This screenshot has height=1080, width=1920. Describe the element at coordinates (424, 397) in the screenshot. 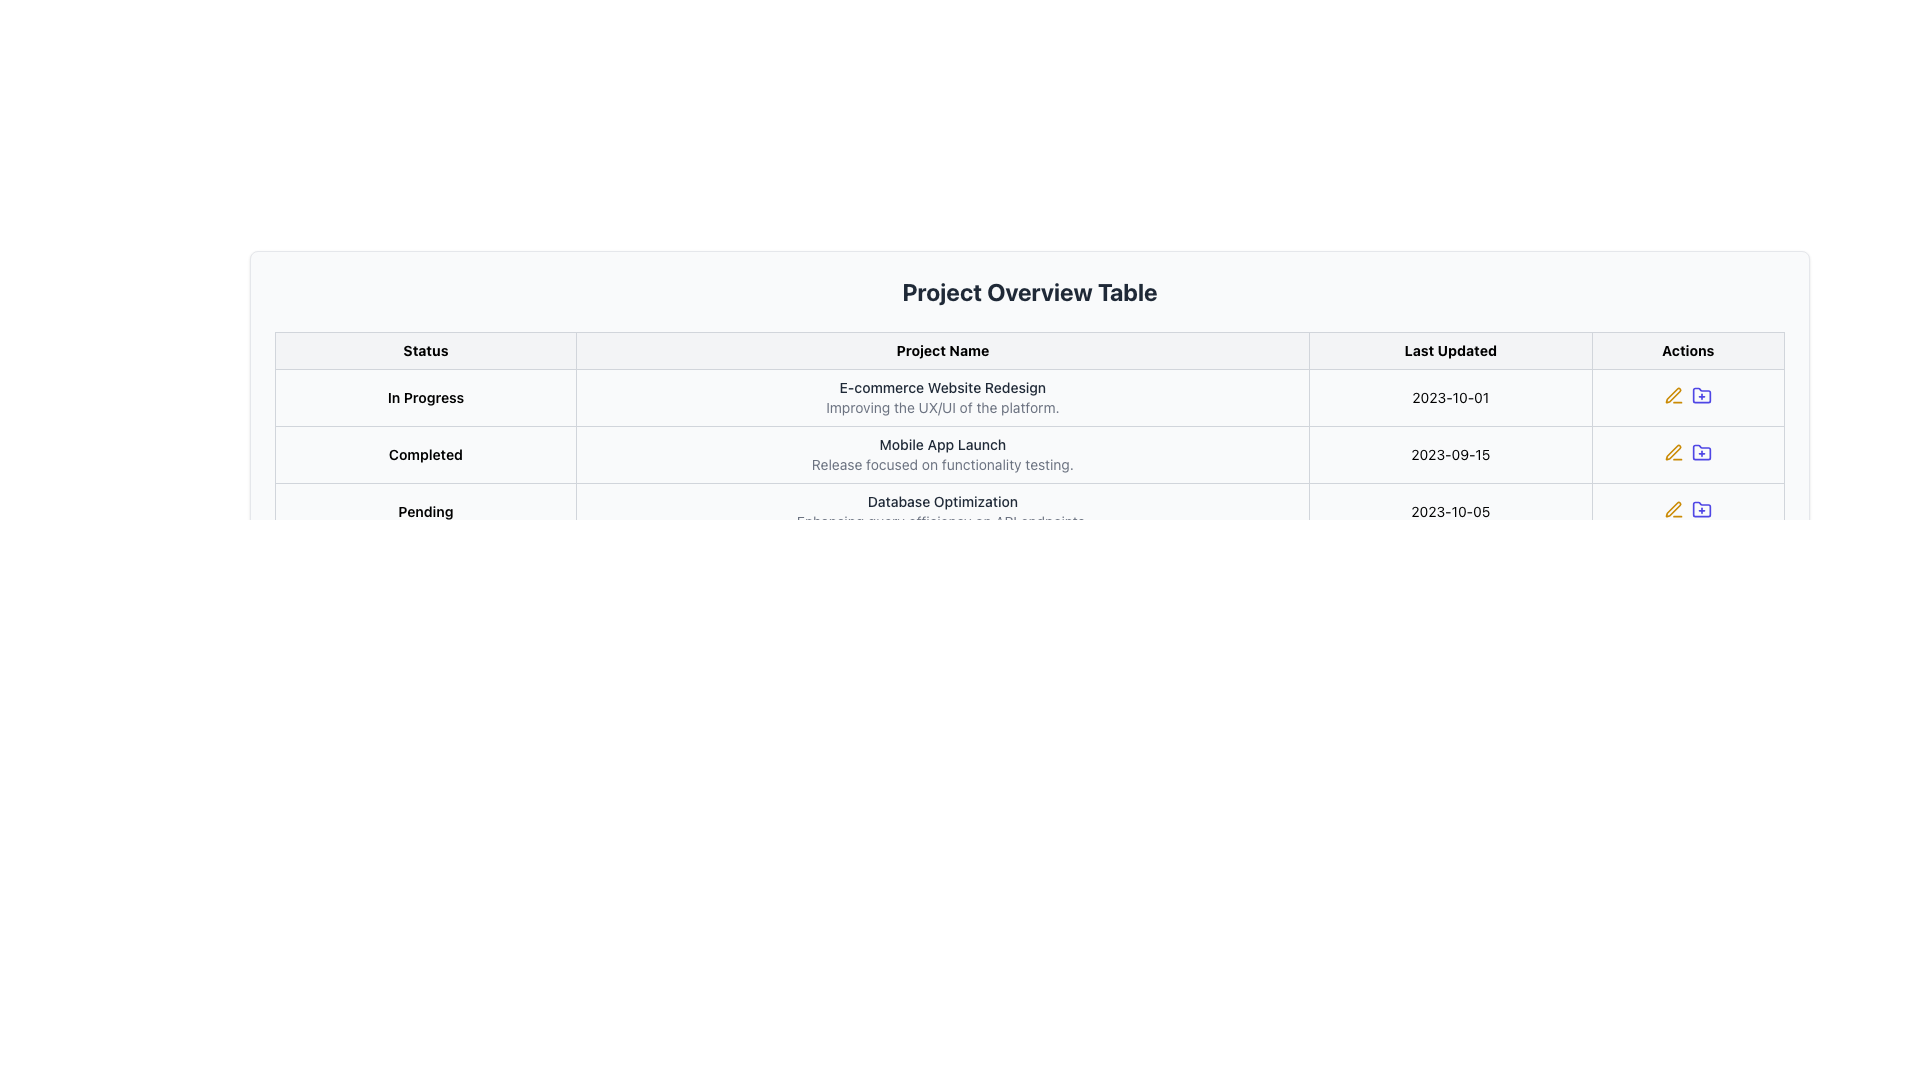

I see `the 'In Progress' label, which is a pill-shaped label with bold blue text on a light blue background, located in the first column under the 'Status' header of the 'Project Overview Table'` at that location.